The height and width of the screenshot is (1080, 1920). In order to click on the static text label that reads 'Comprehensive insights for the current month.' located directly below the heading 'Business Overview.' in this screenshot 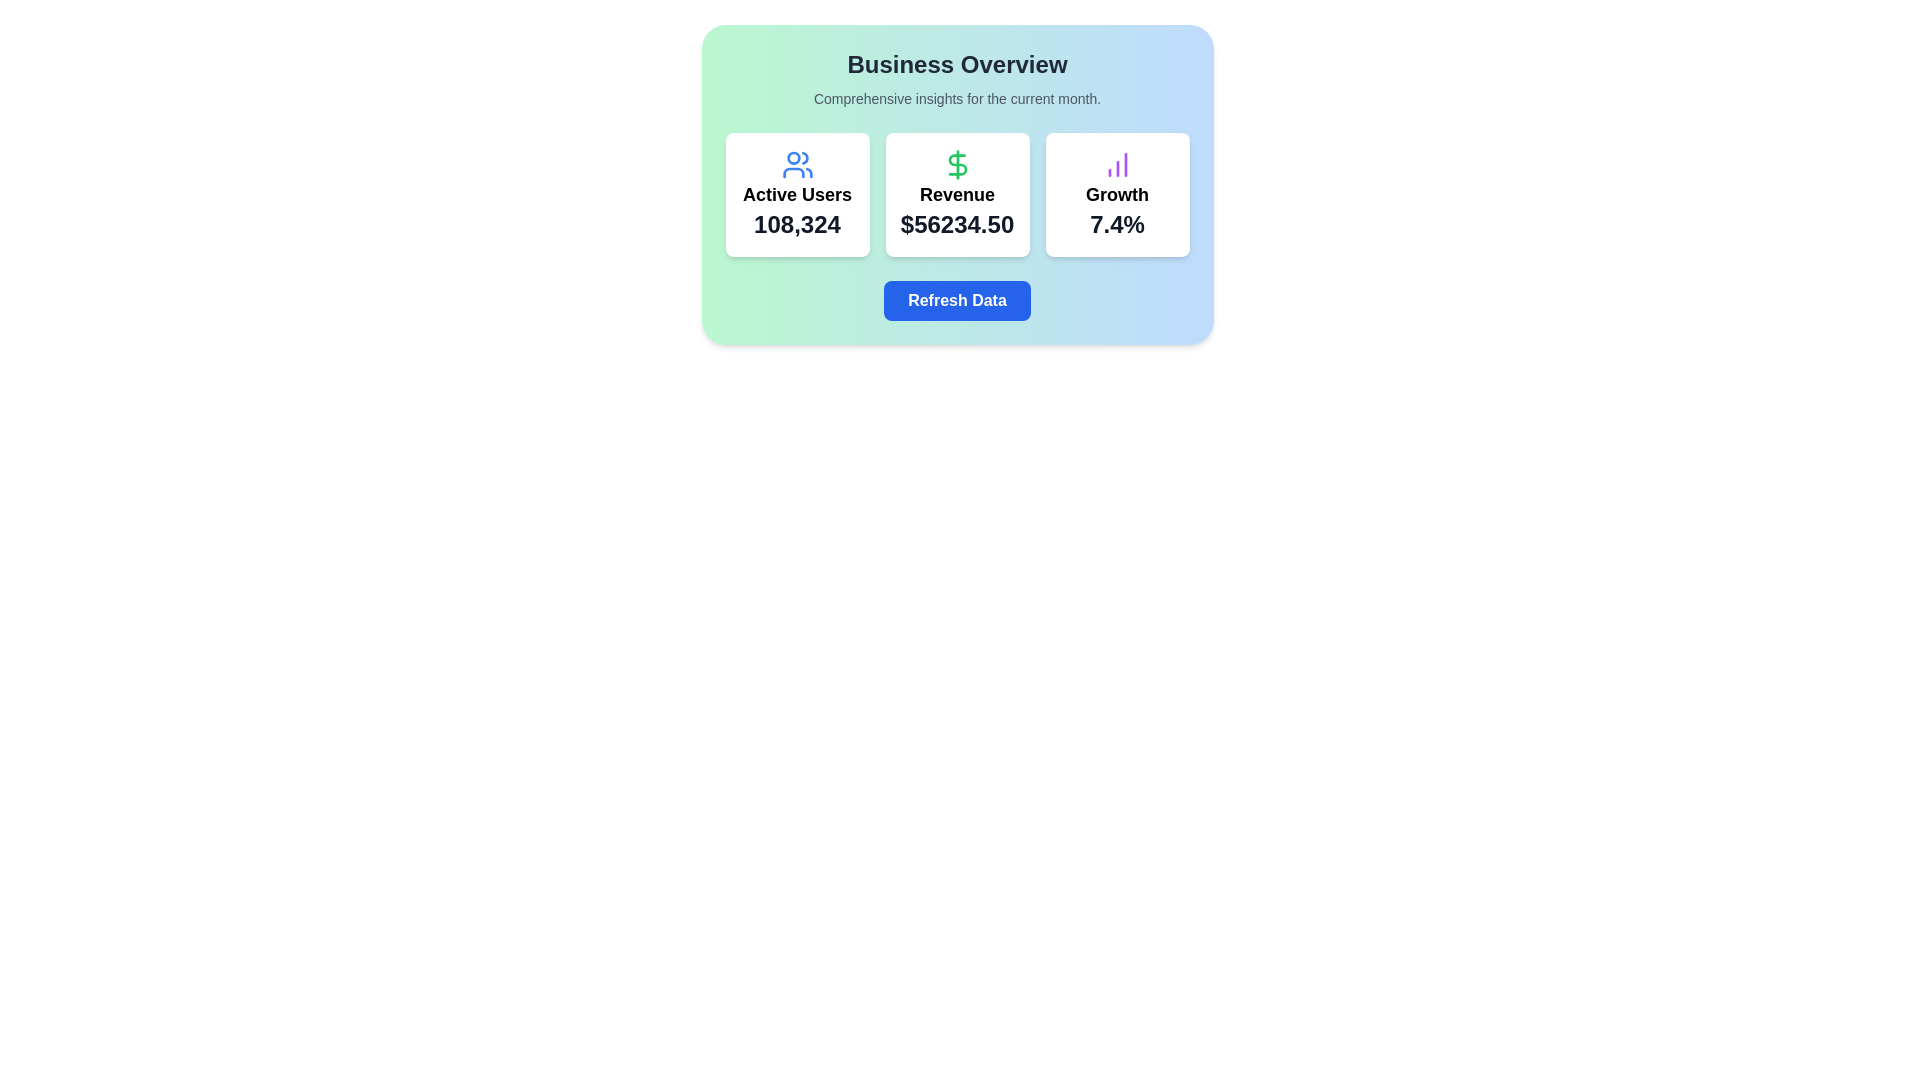, I will do `click(956, 99)`.